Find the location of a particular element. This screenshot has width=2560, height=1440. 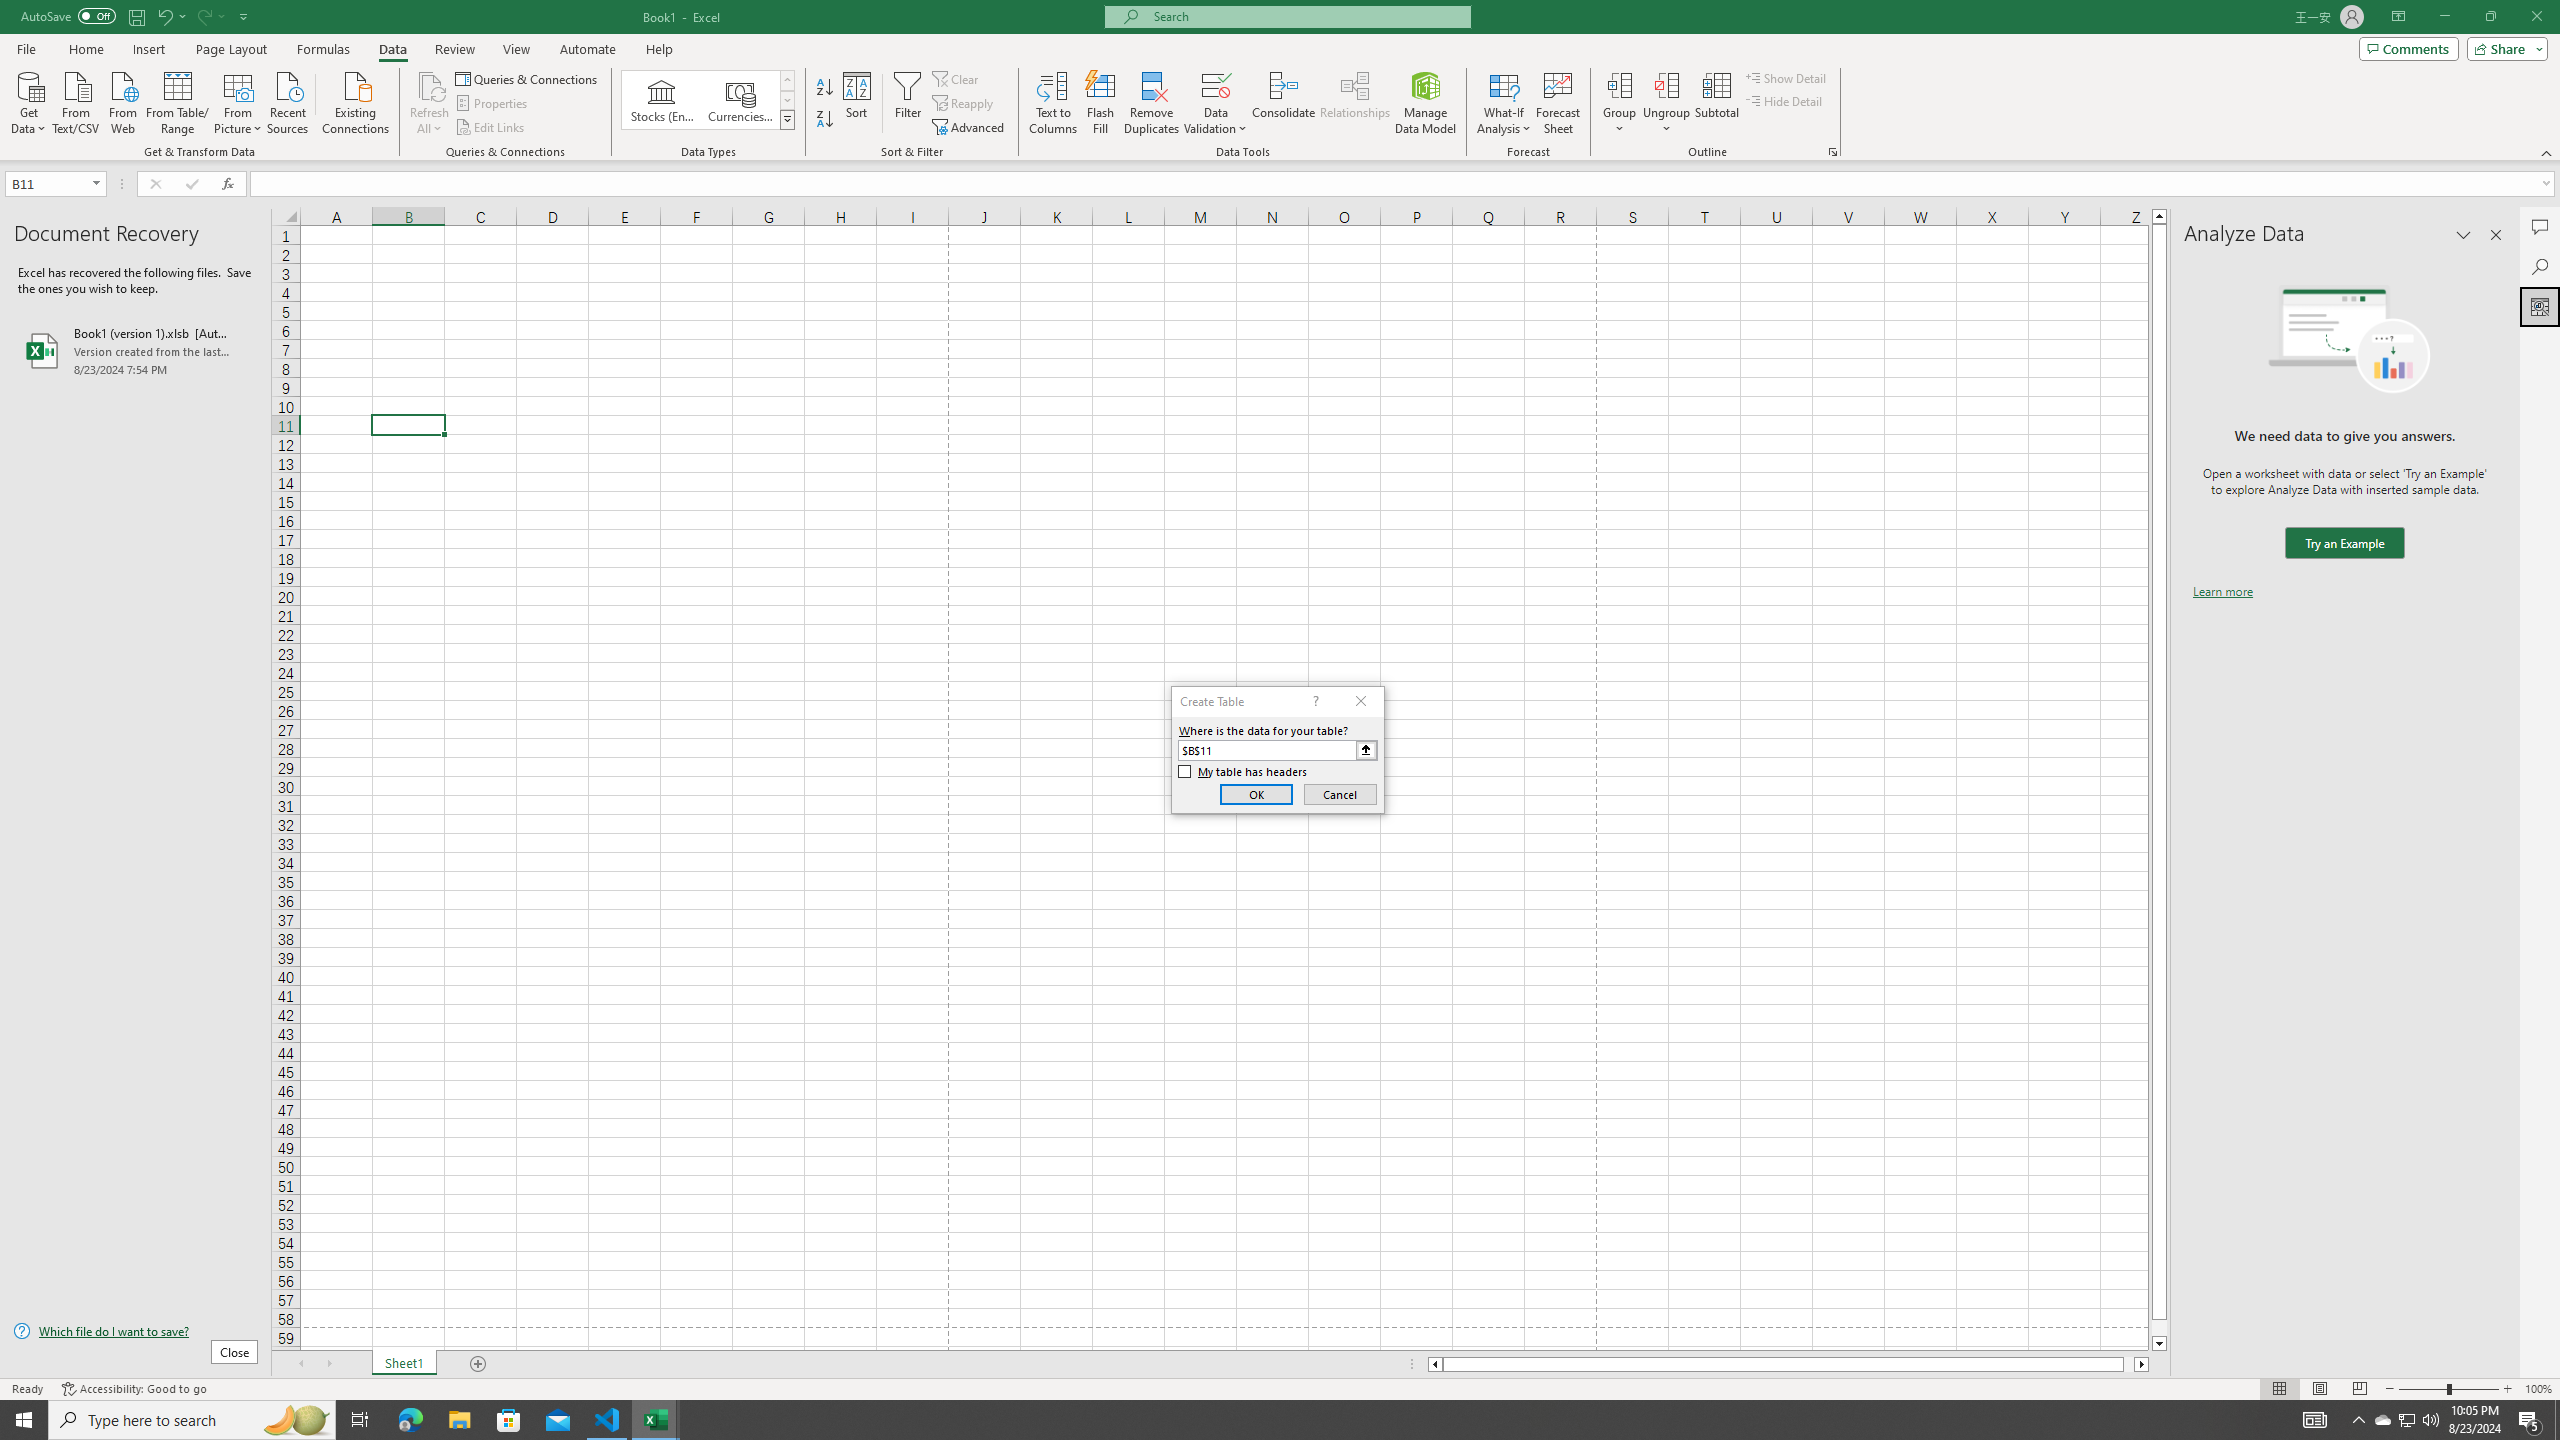

'Redo' is located at coordinates (208, 15).